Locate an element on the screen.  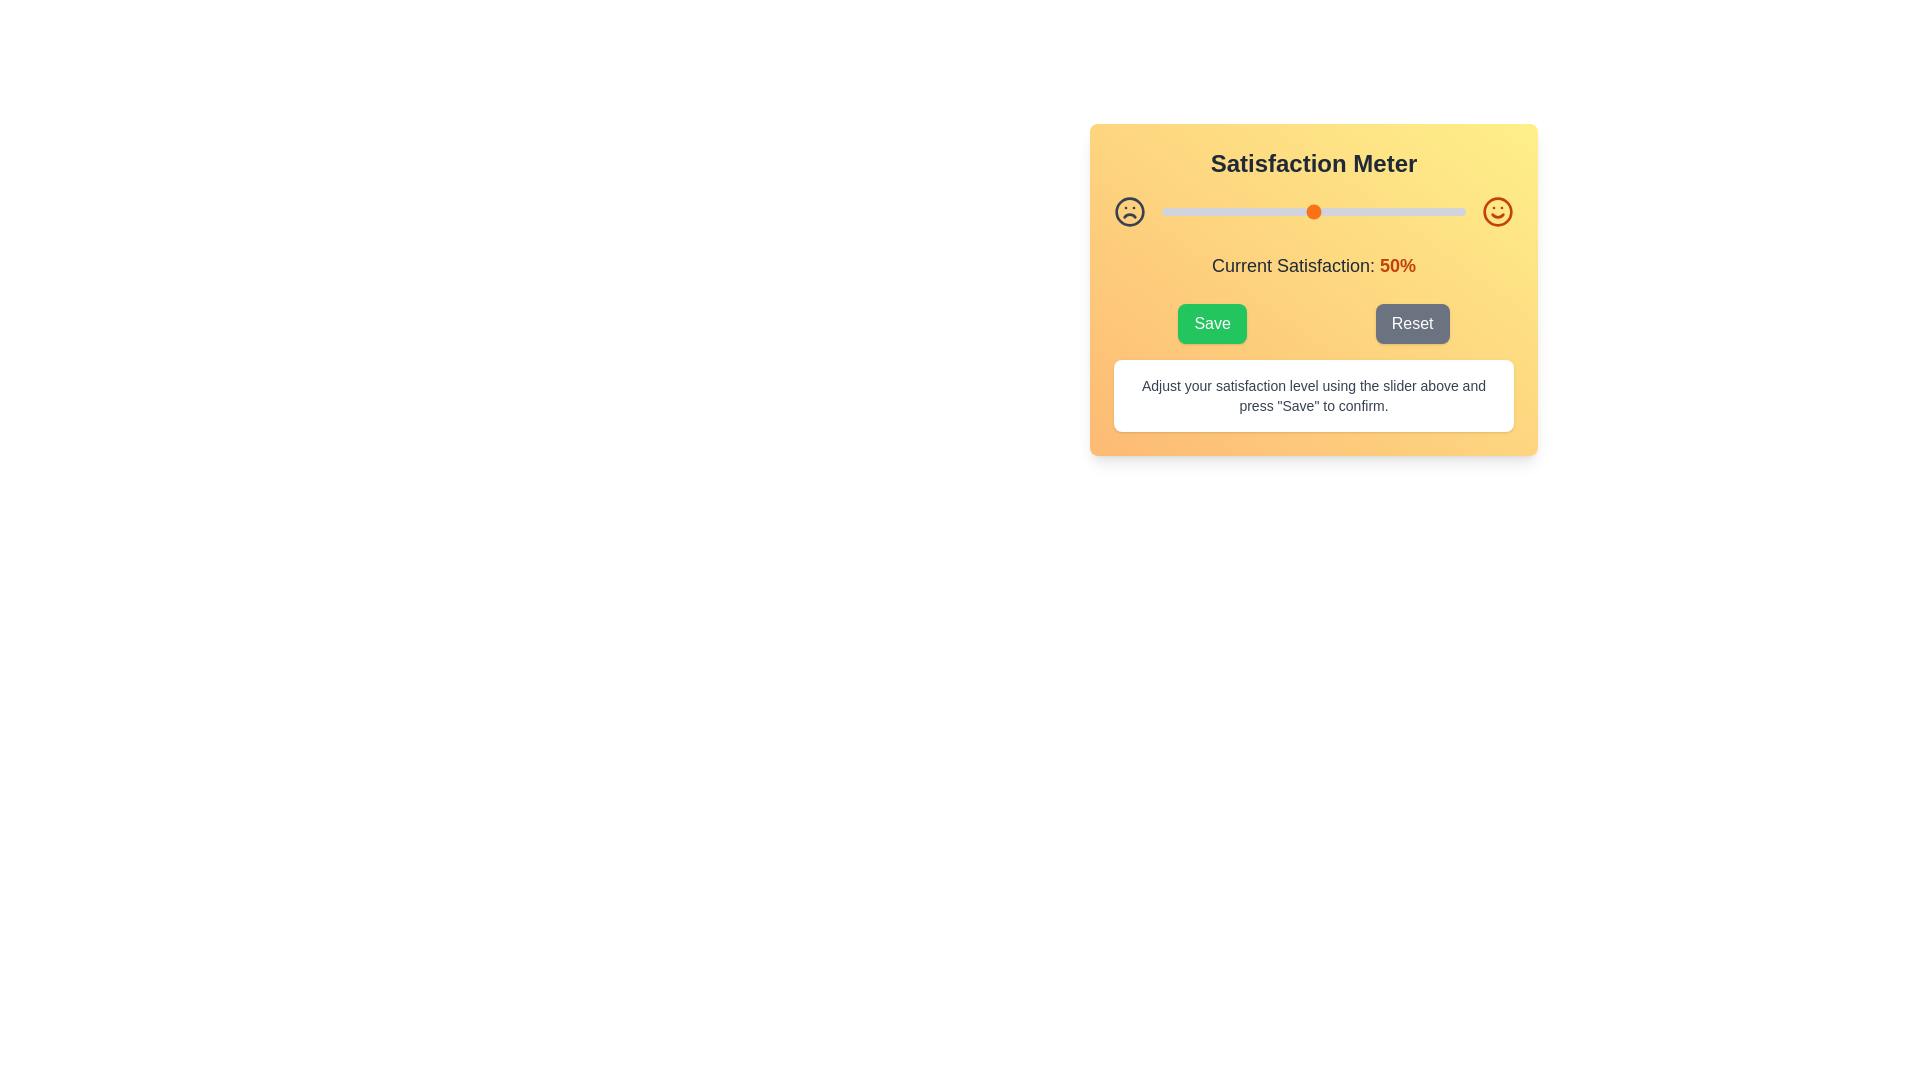
the slider to 100% satisfaction is located at coordinates (1465, 212).